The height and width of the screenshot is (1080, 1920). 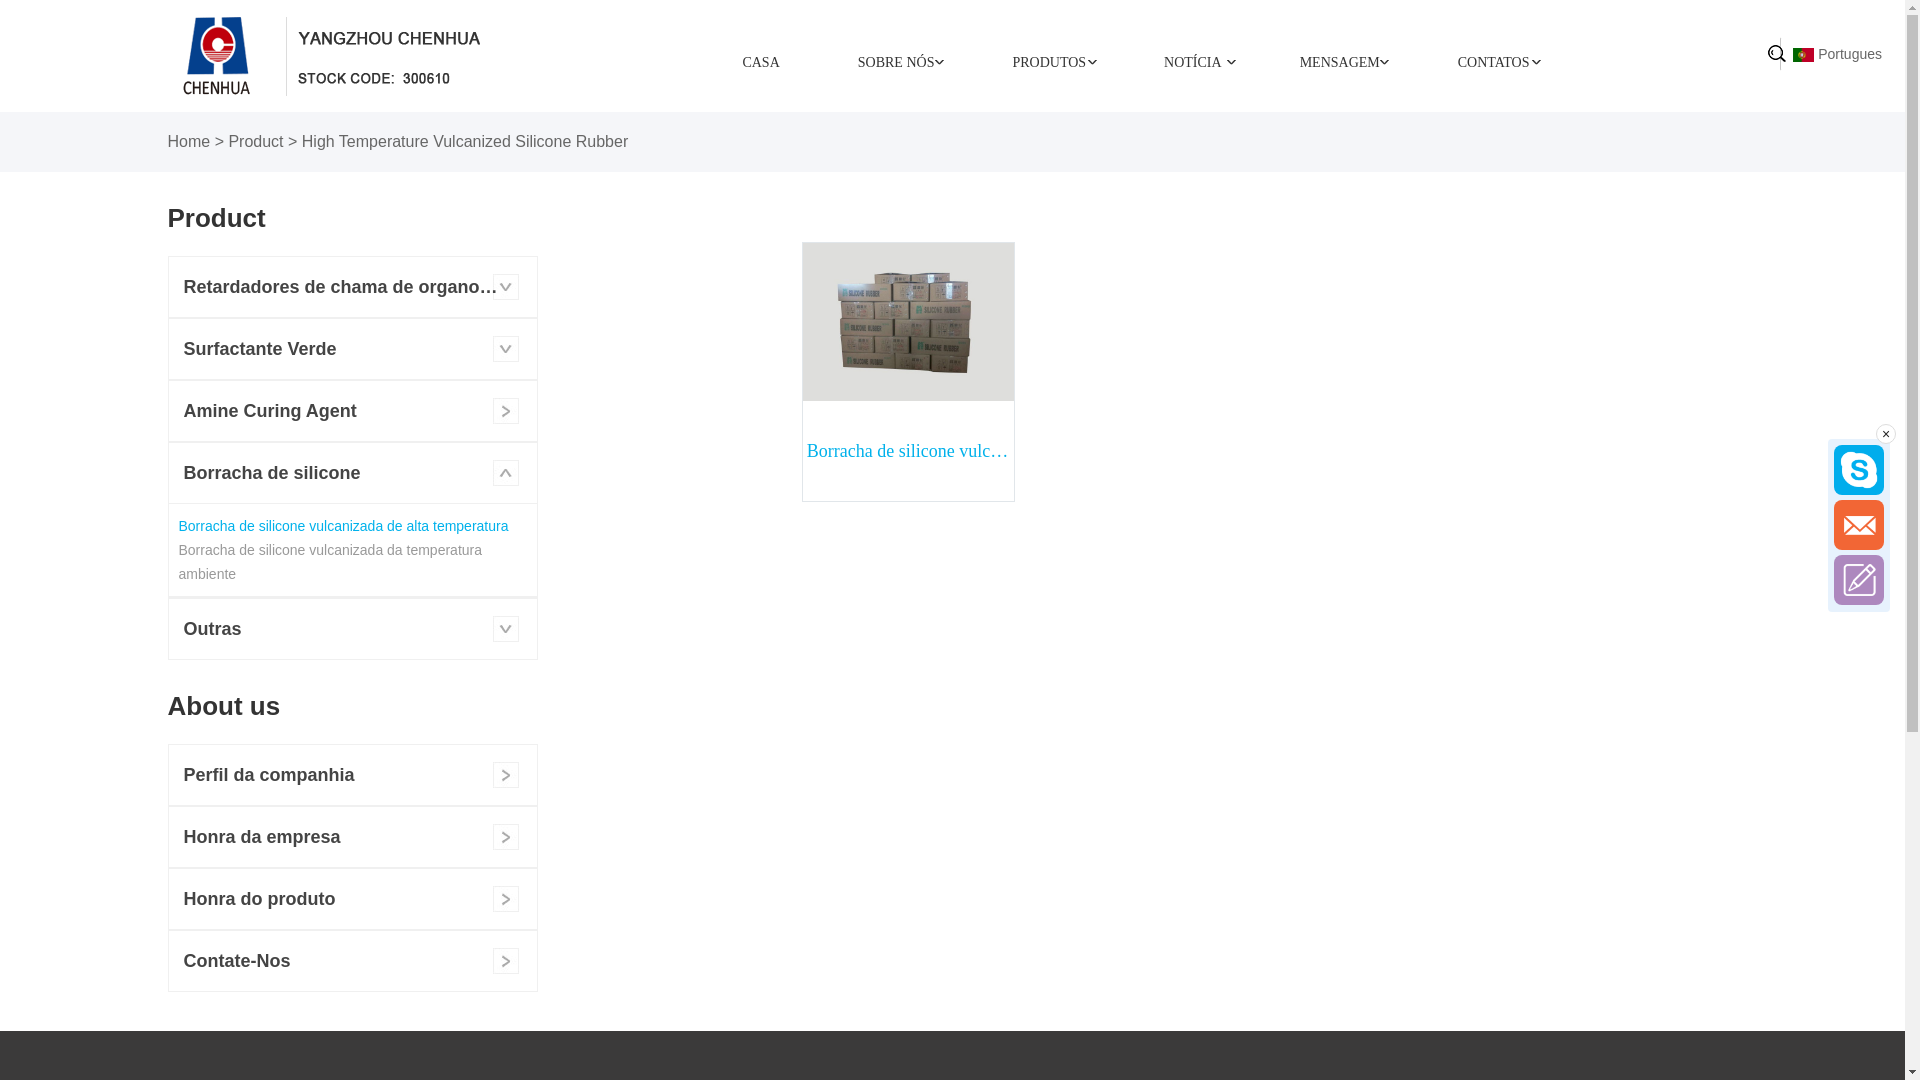 What do you see at coordinates (1803, 53) in the screenshot?
I see `'Portugues'` at bounding box center [1803, 53].